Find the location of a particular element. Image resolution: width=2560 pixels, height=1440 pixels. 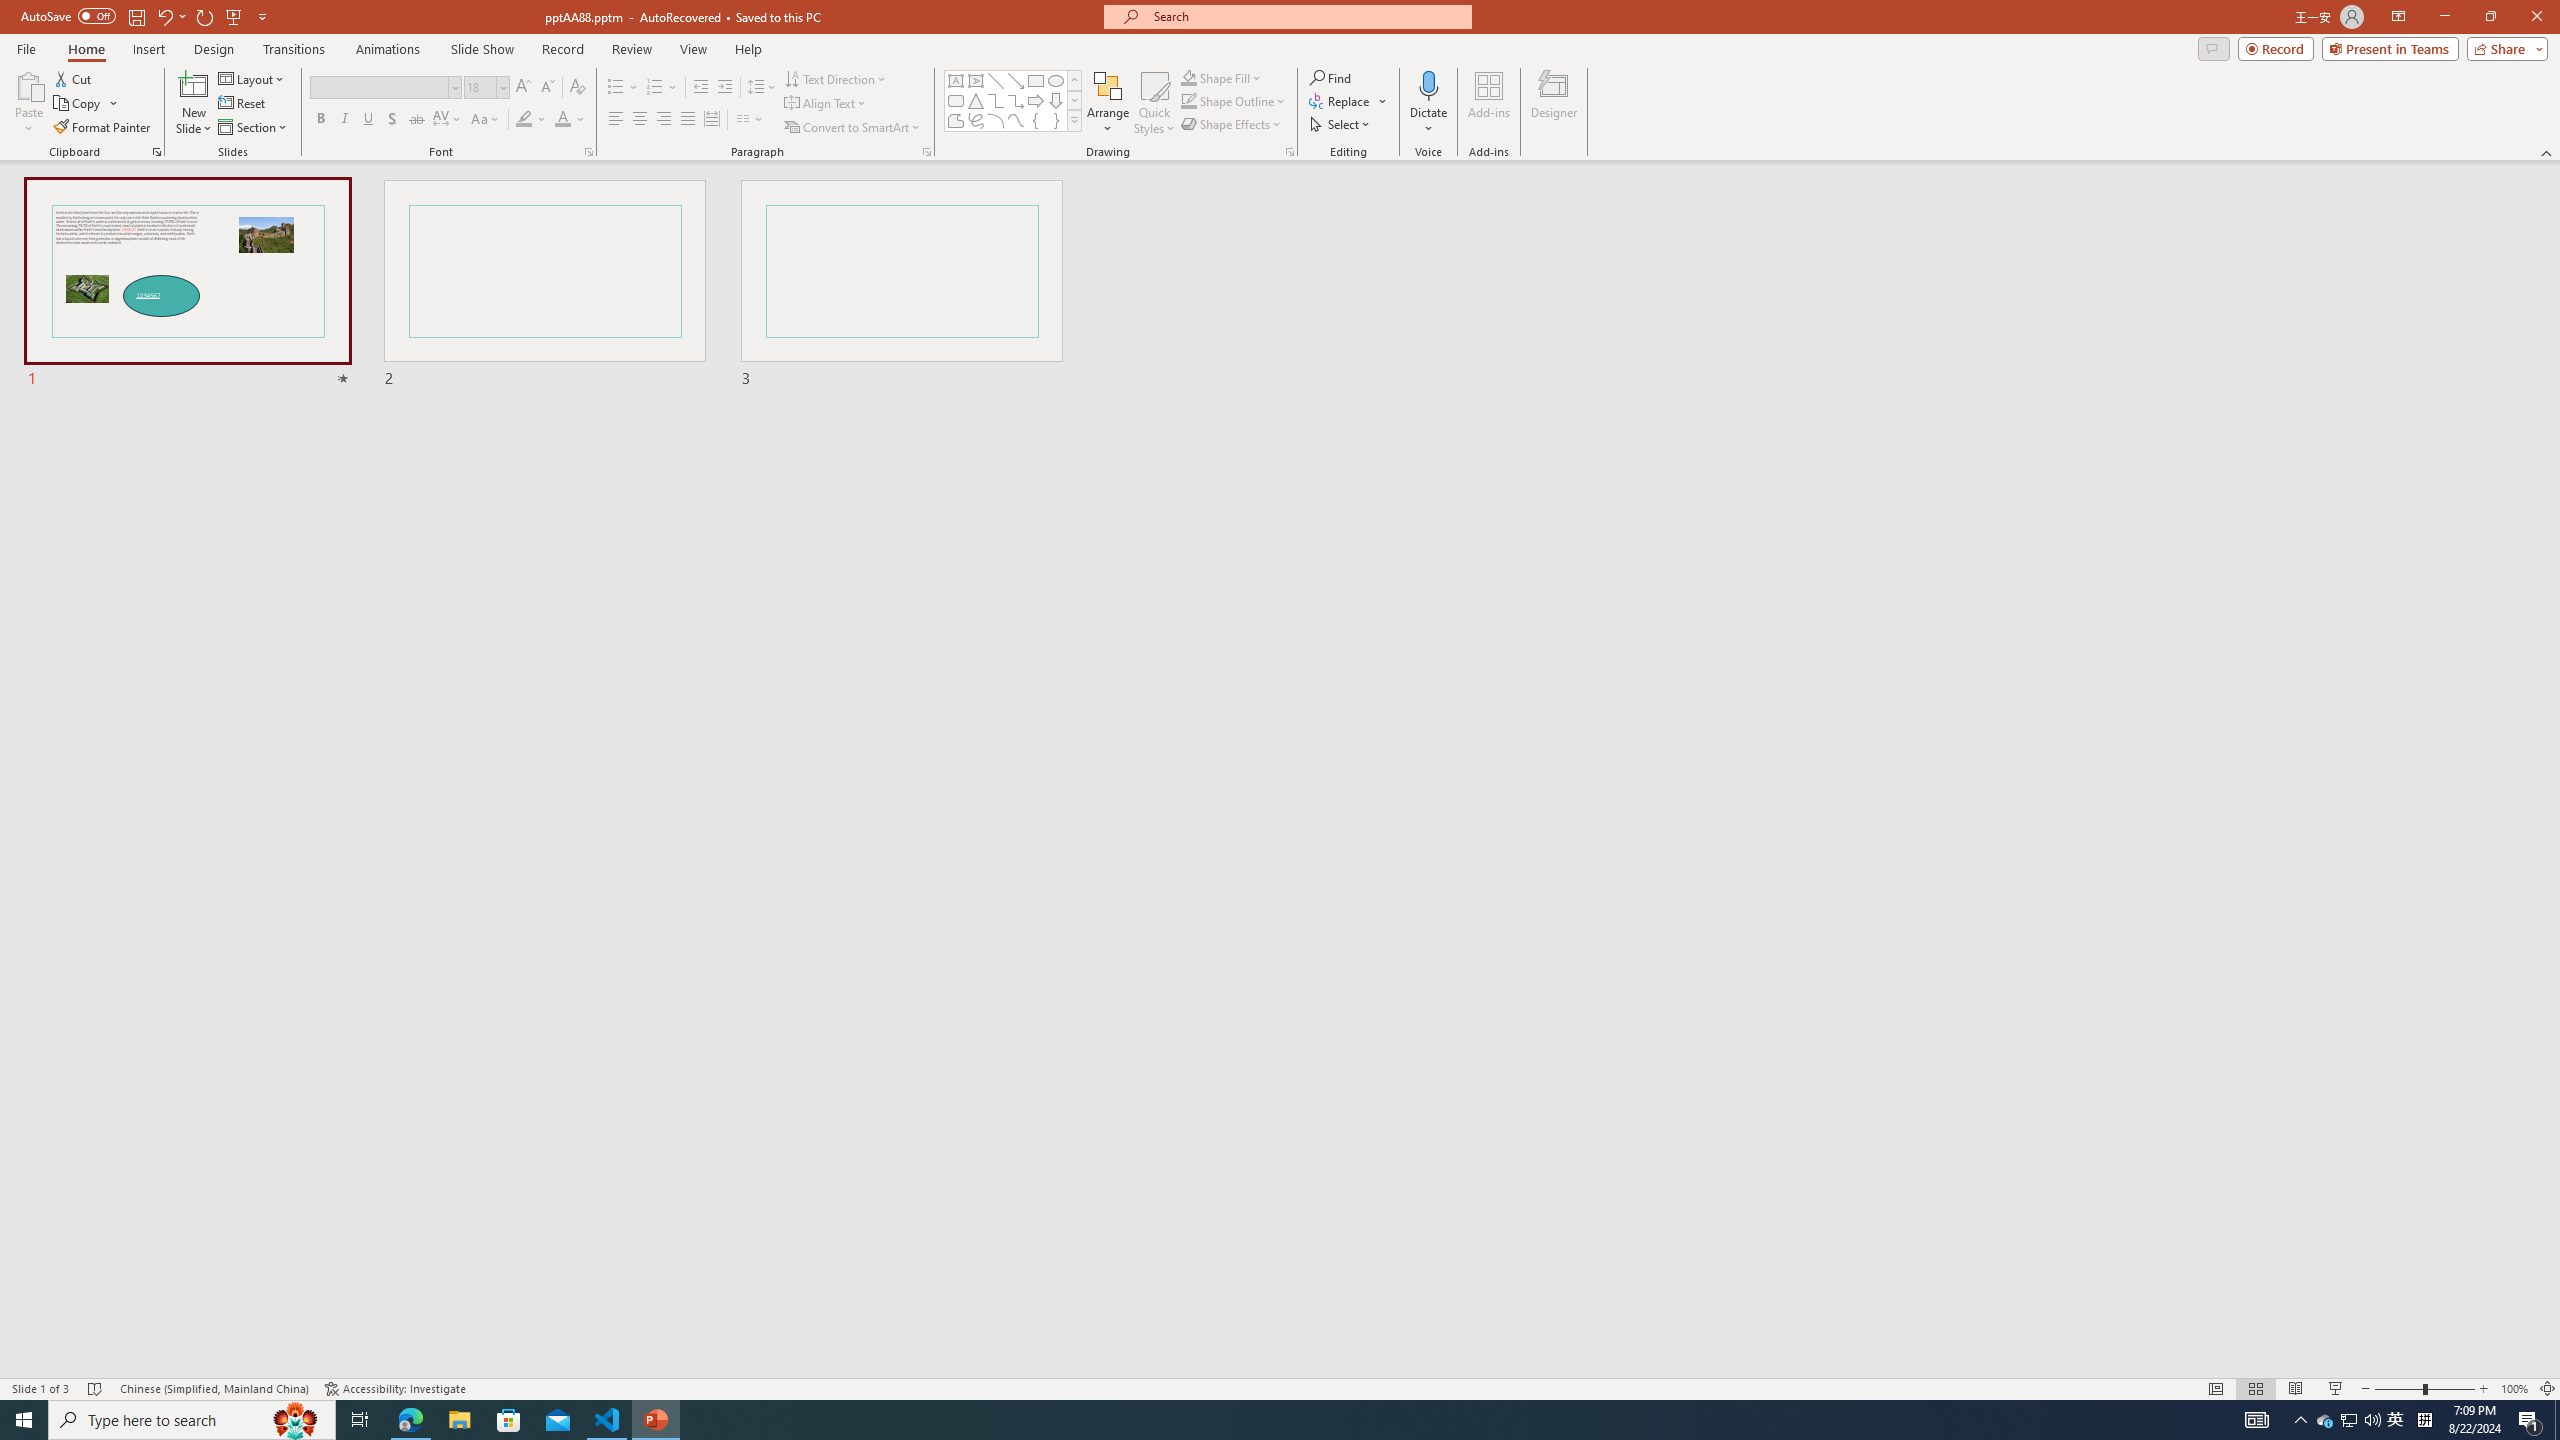

'Change Case' is located at coordinates (485, 118).